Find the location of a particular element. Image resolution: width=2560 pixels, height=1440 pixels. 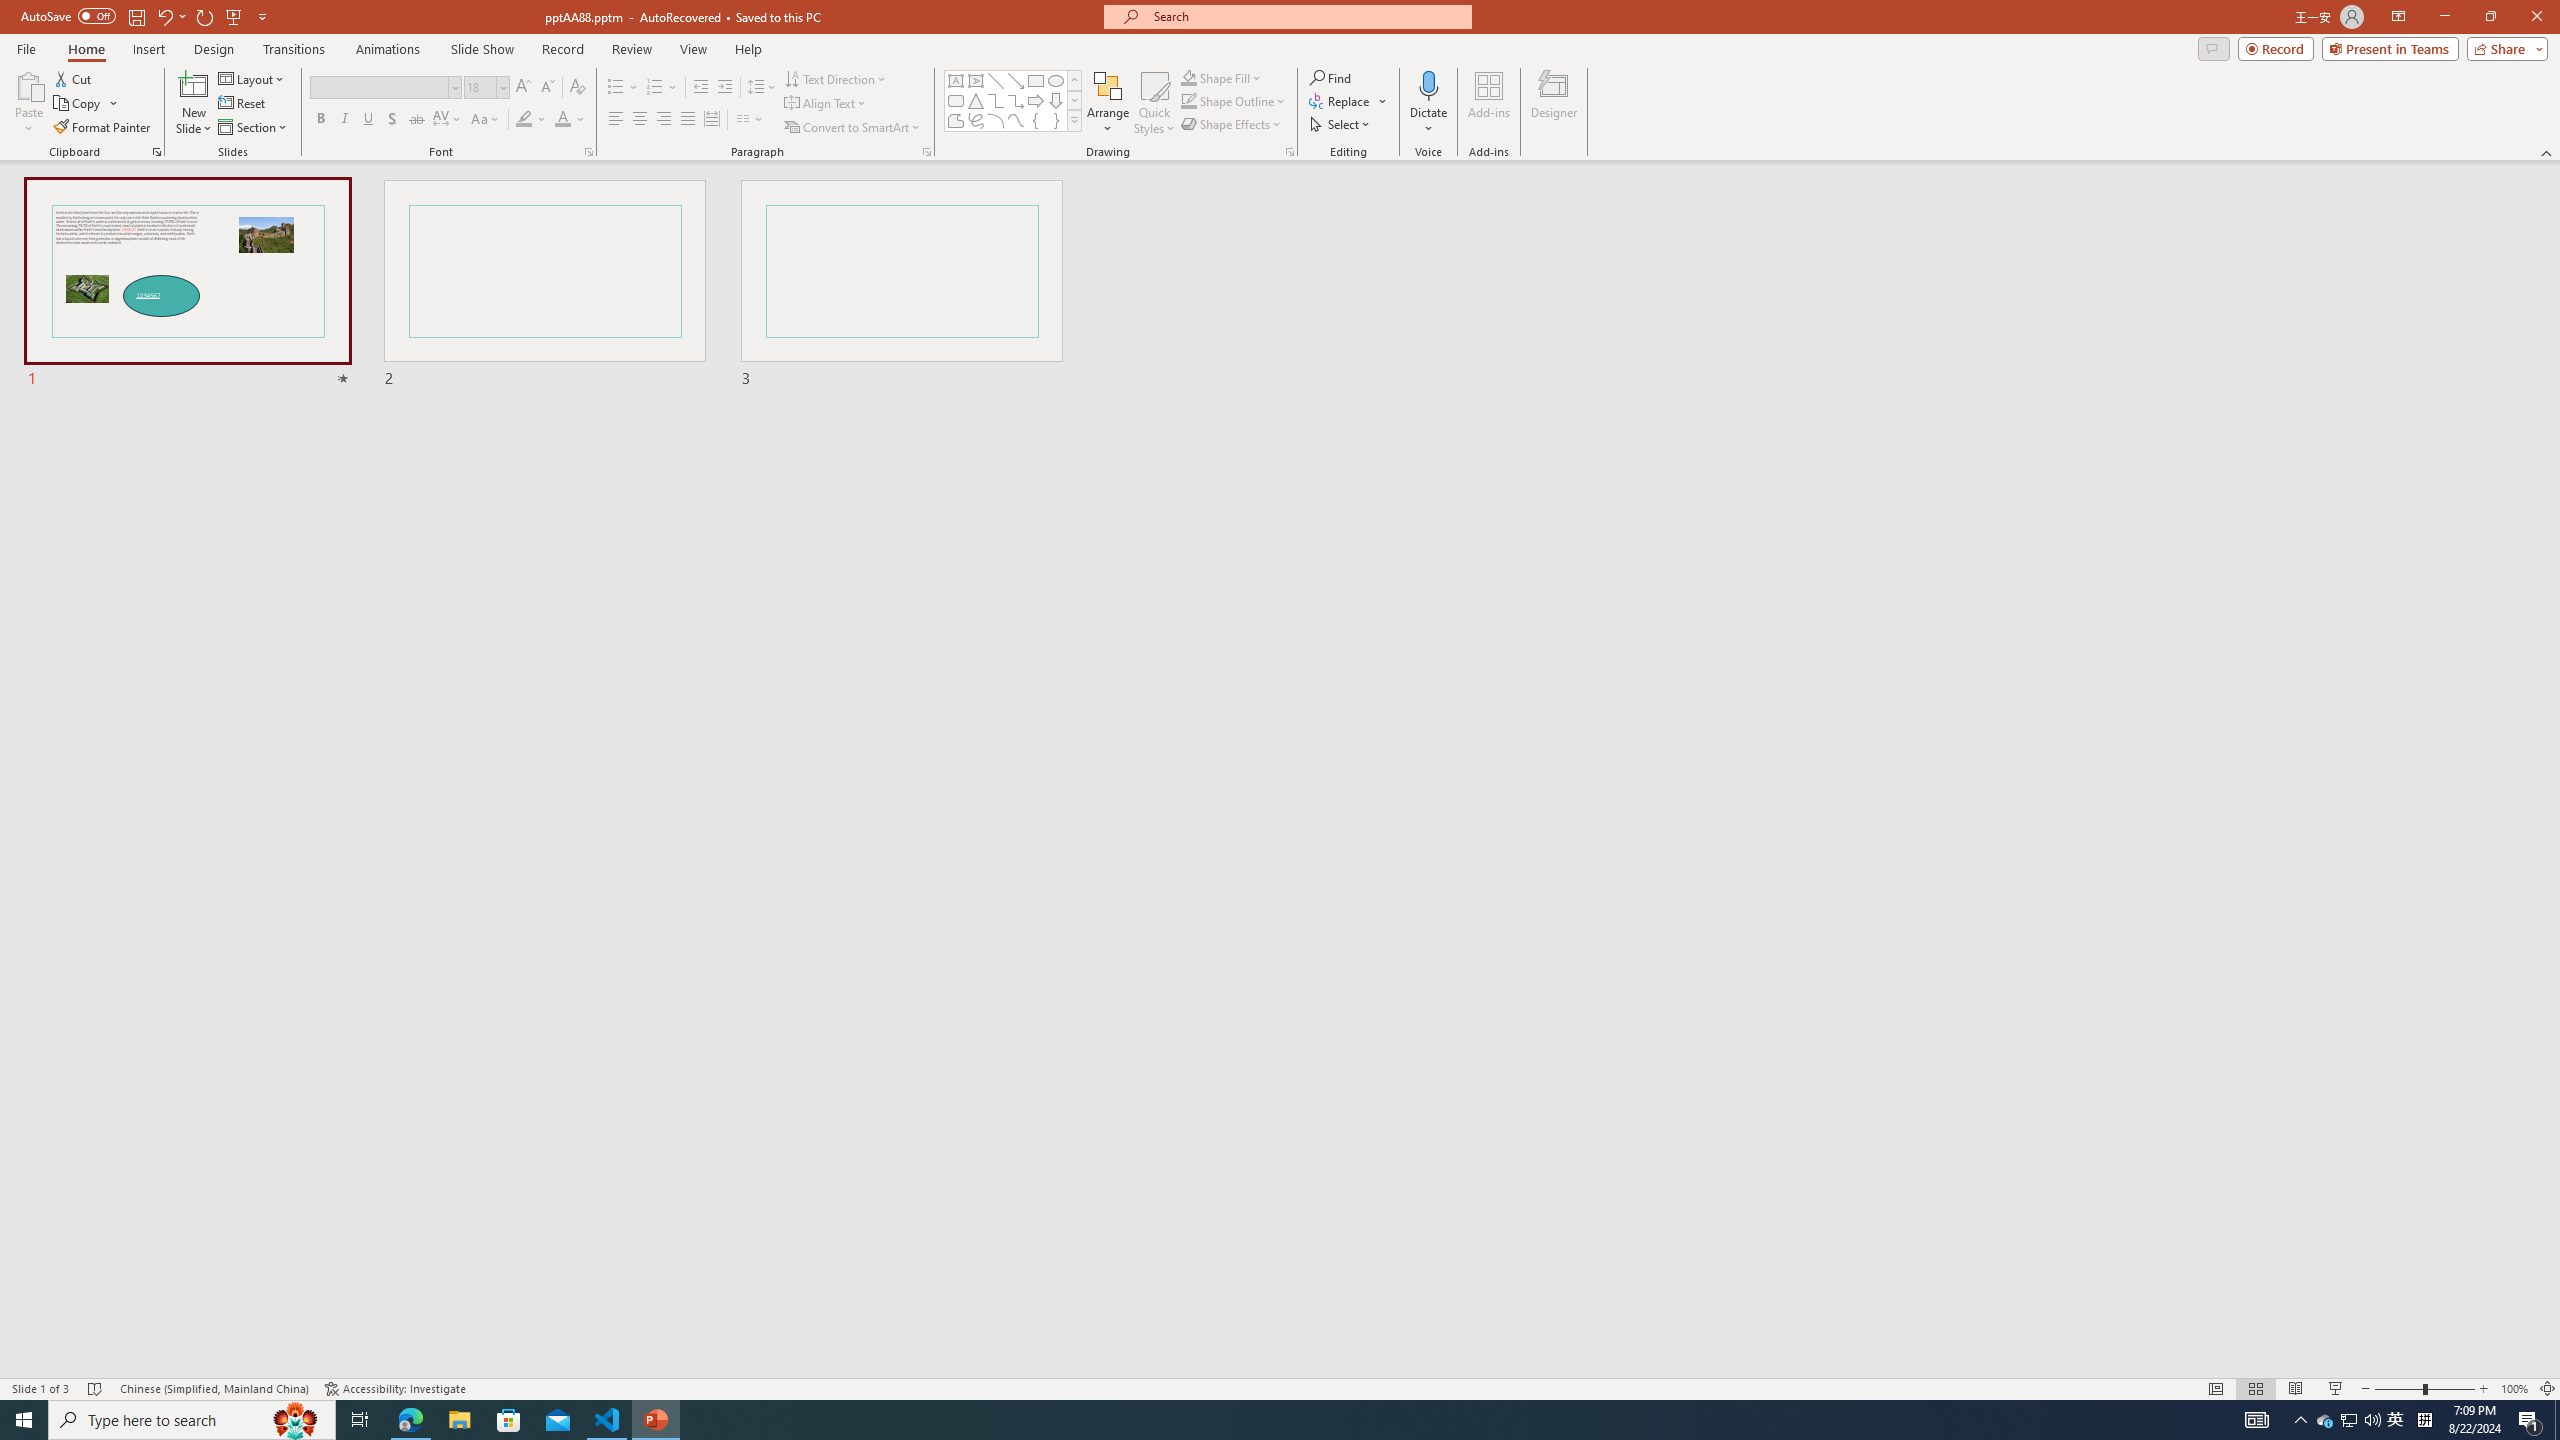

'Change Case' is located at coordinates (485, 118).